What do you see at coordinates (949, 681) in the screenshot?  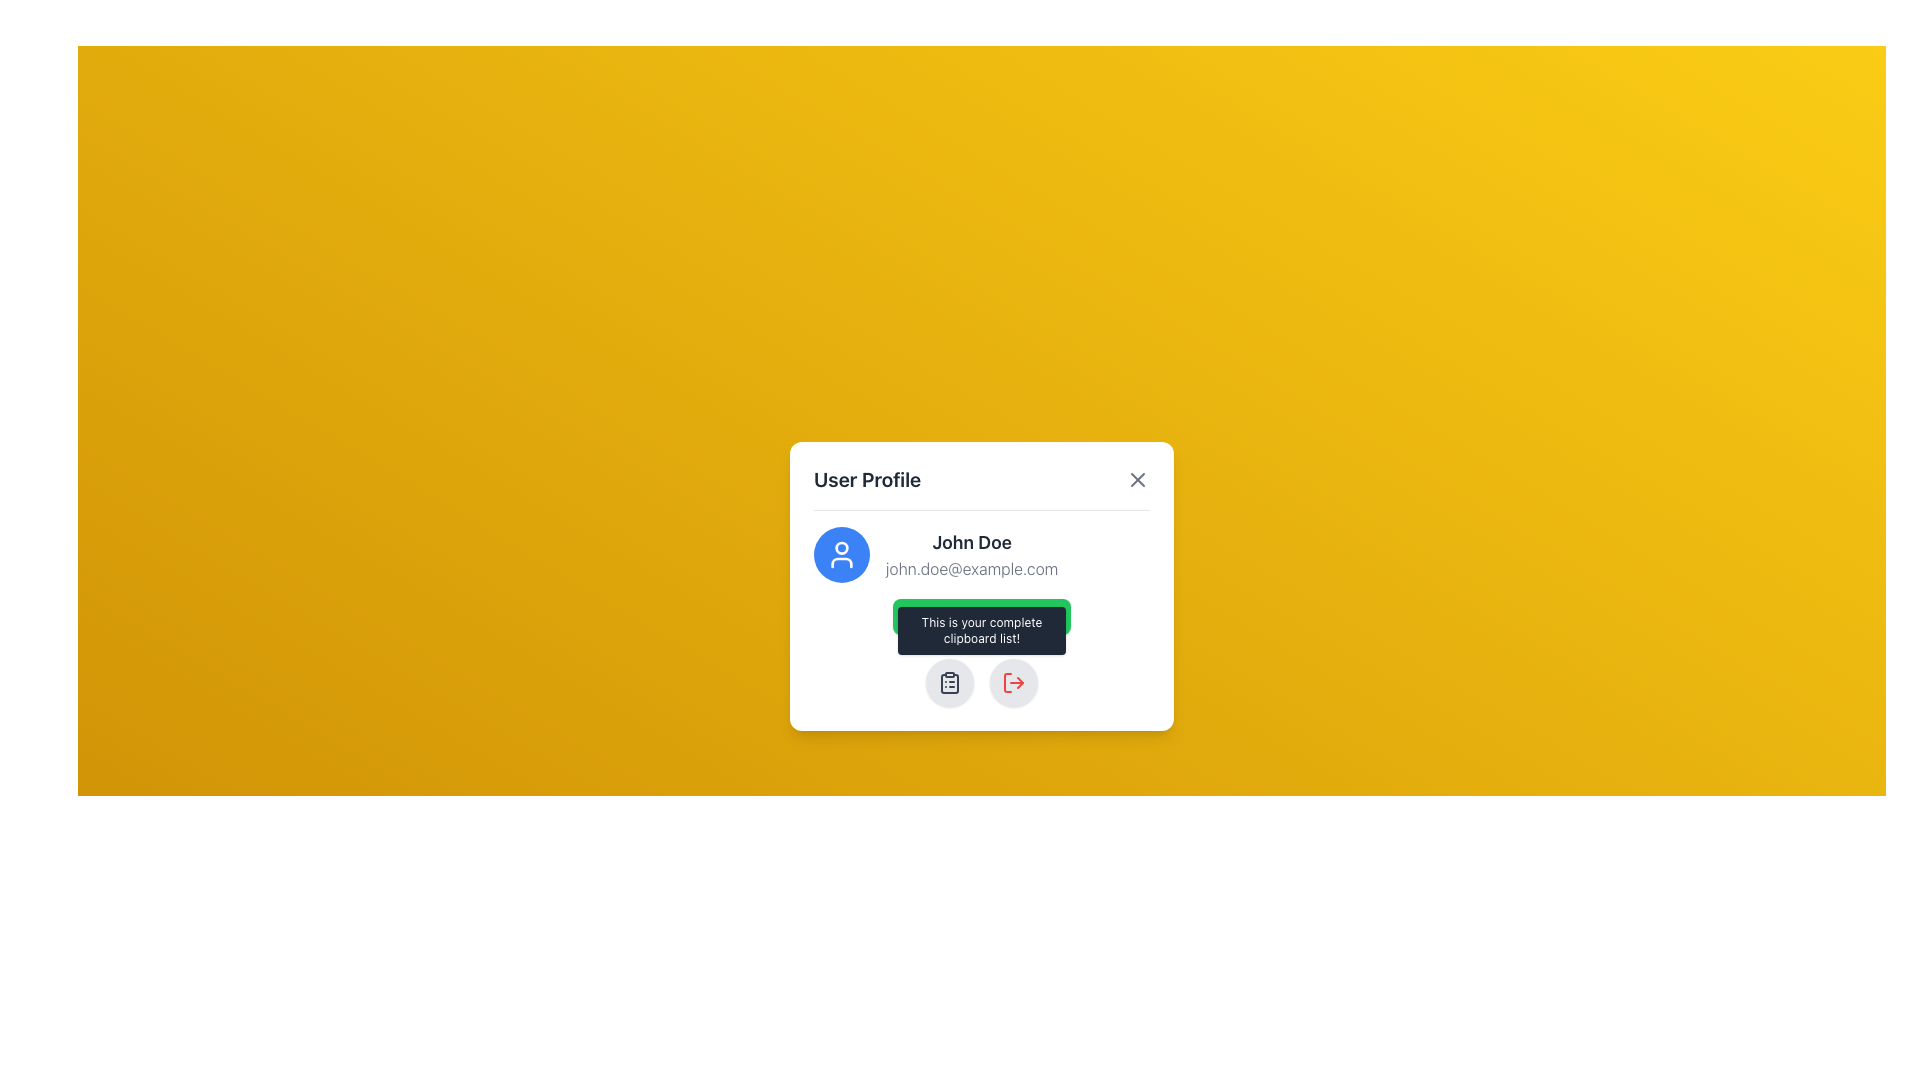 I see `the rounded button with a clipboard icon, located at the bottom center of the profile card` at bounding box center [949, 681].